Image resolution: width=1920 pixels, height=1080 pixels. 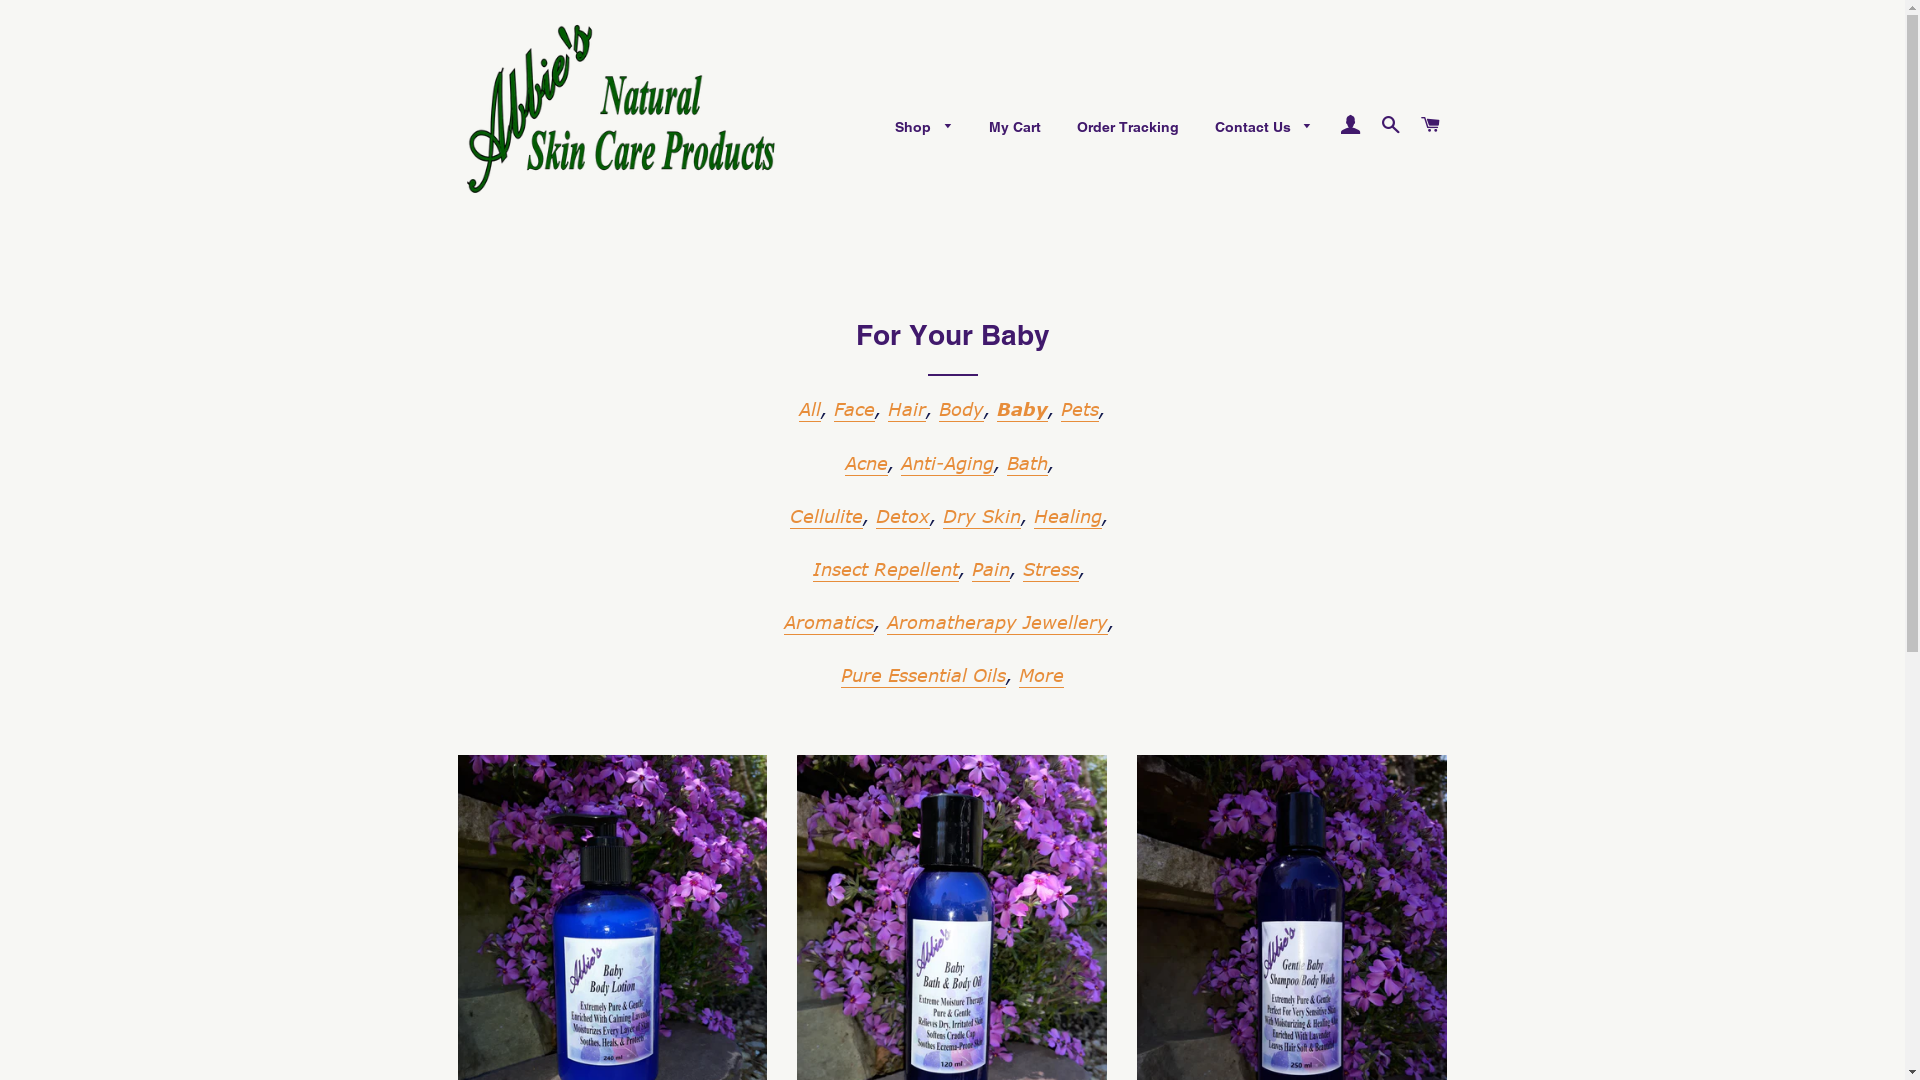 I want to click on 'Log In', so click(x=1349, y=124).